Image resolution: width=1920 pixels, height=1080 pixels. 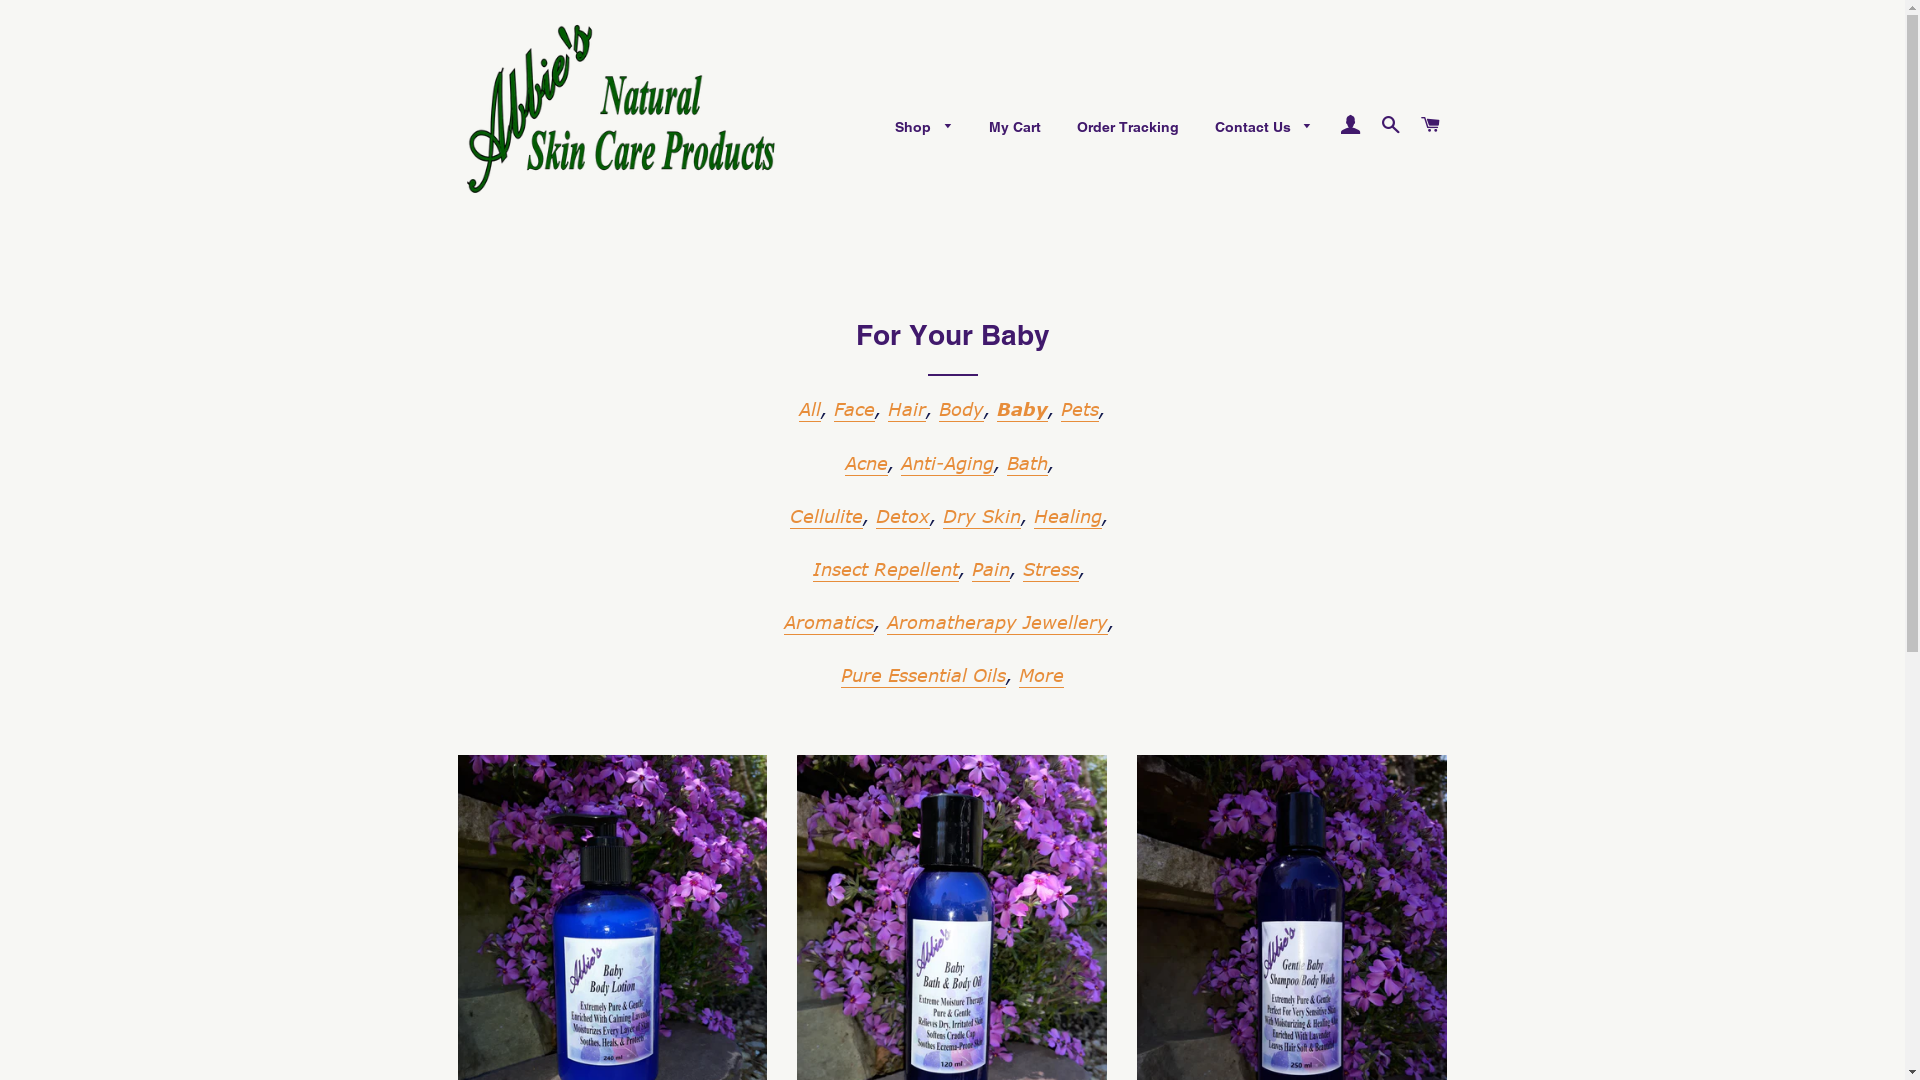 I want to click on 'Log In', so click(x=1349, y=124).